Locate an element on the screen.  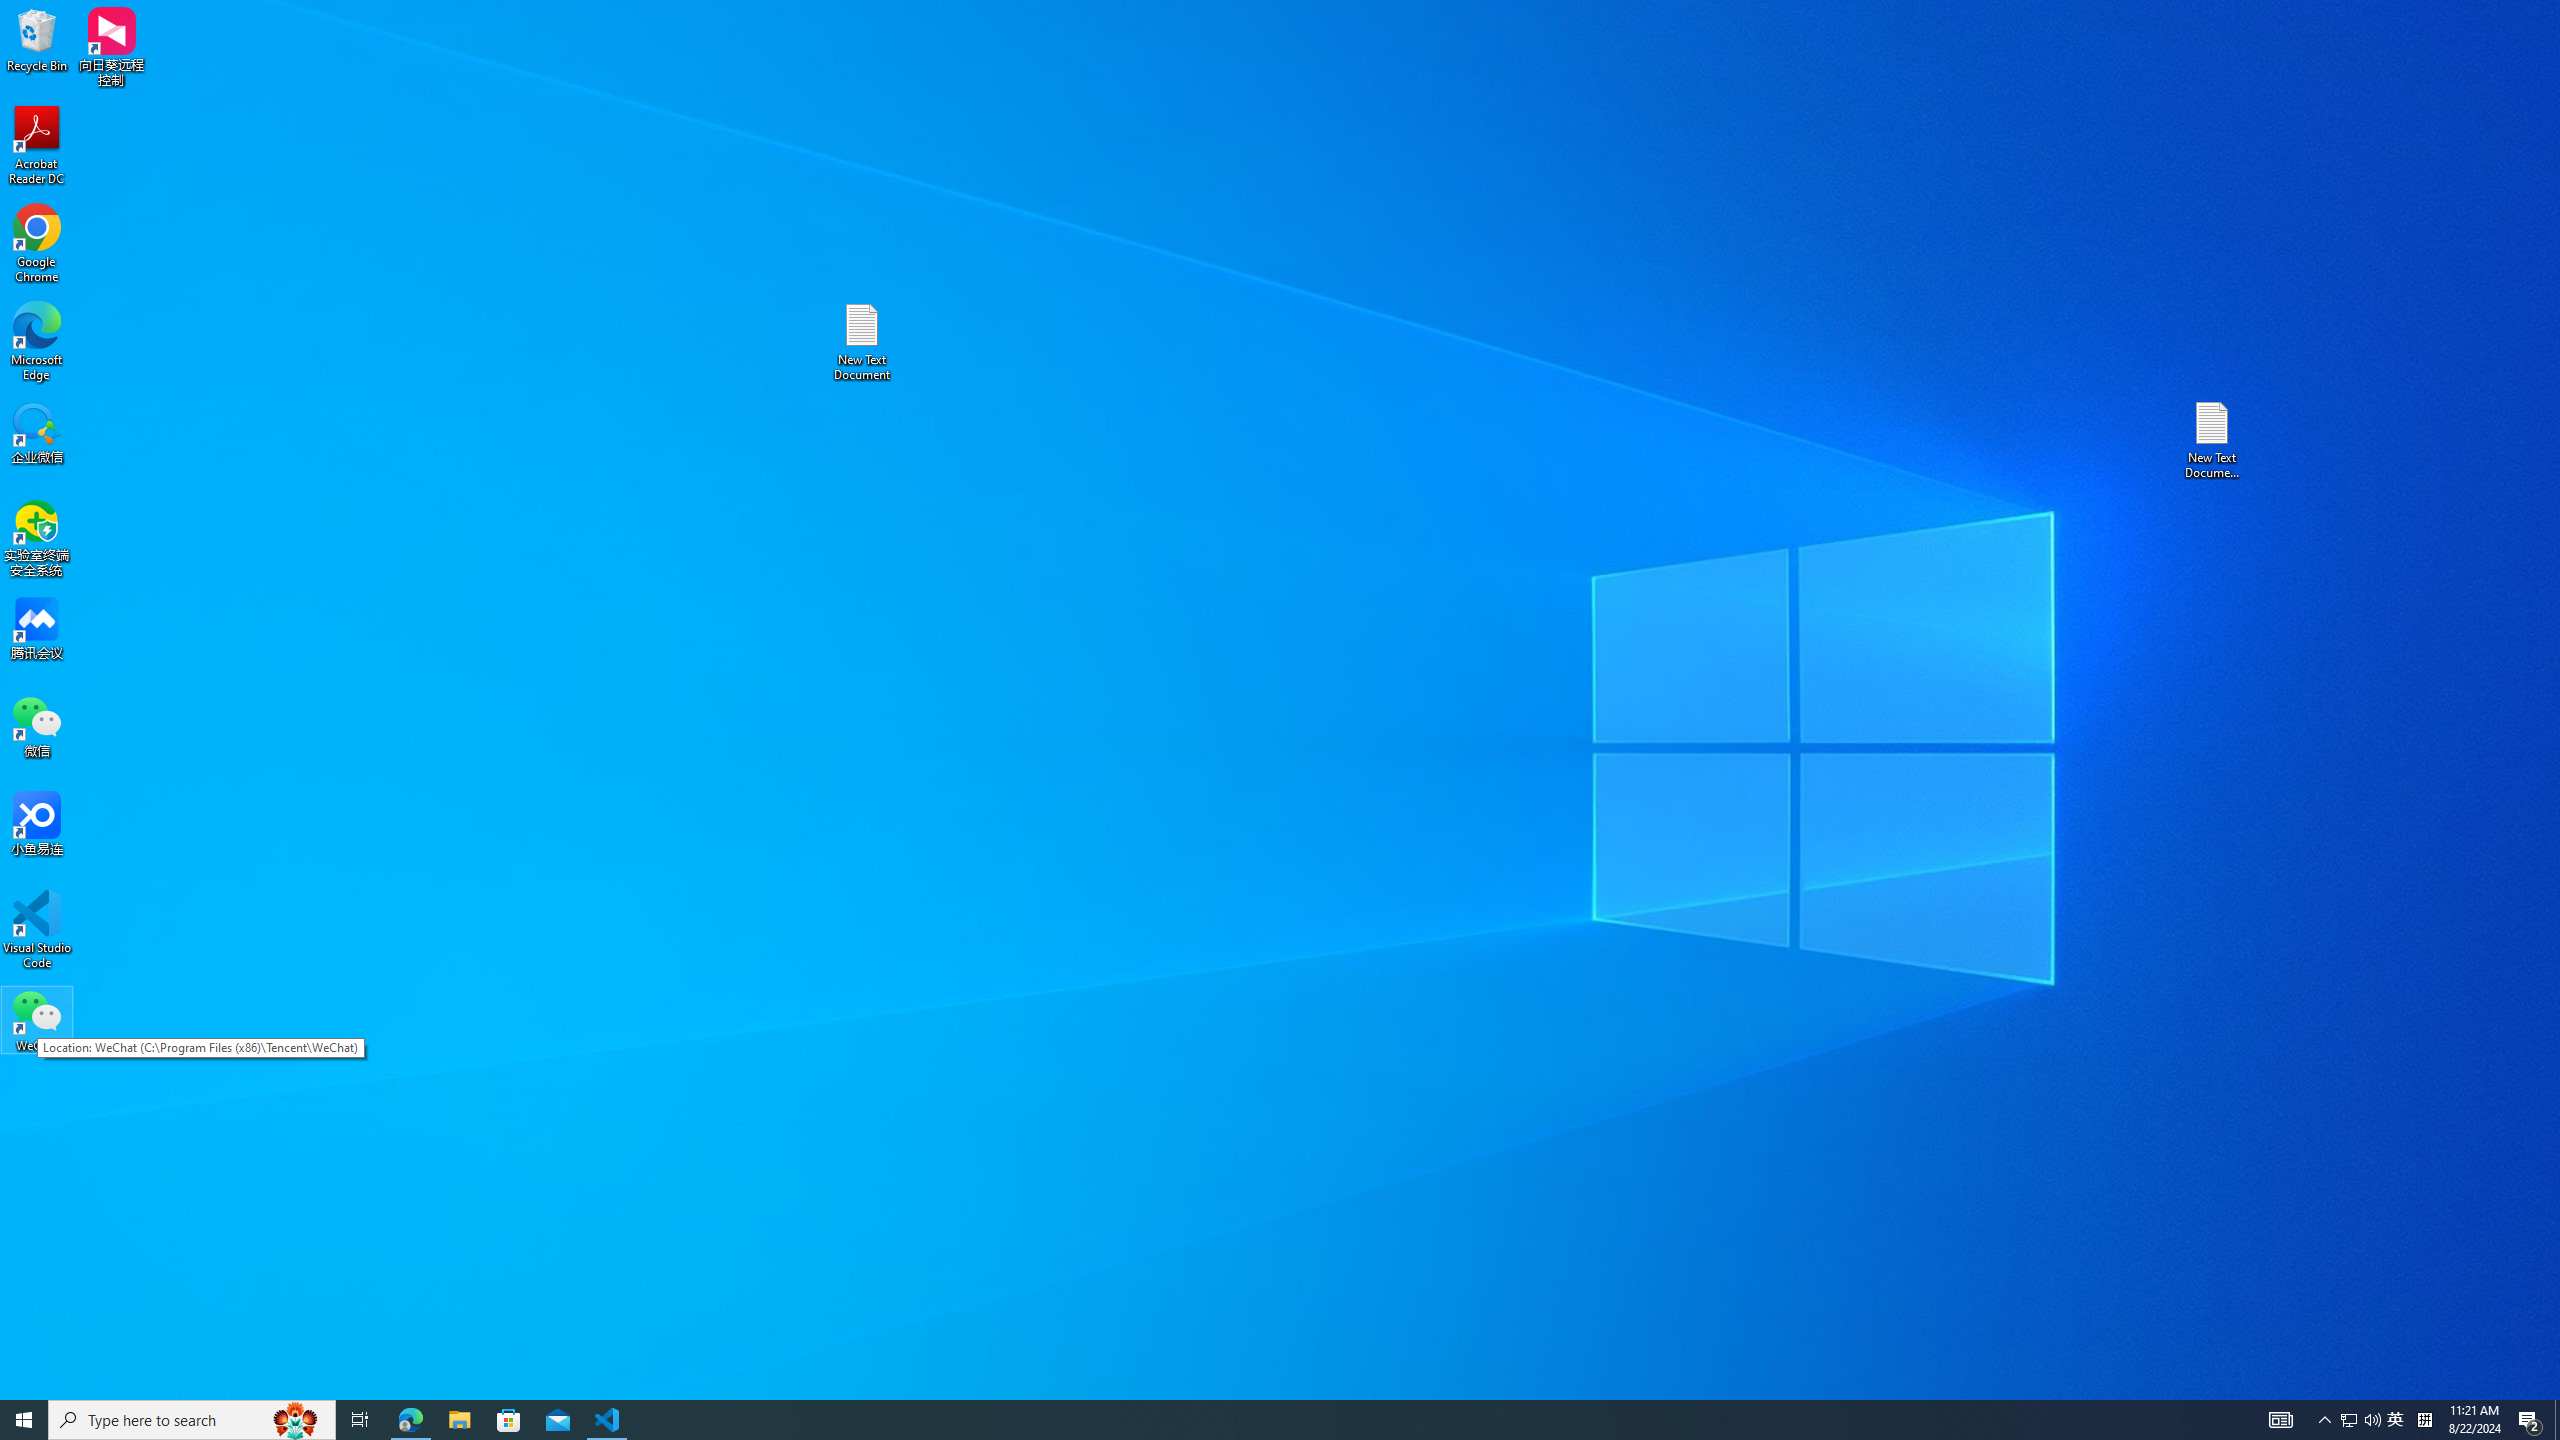
'File Explorer' is located at coordinates (458, 1418).